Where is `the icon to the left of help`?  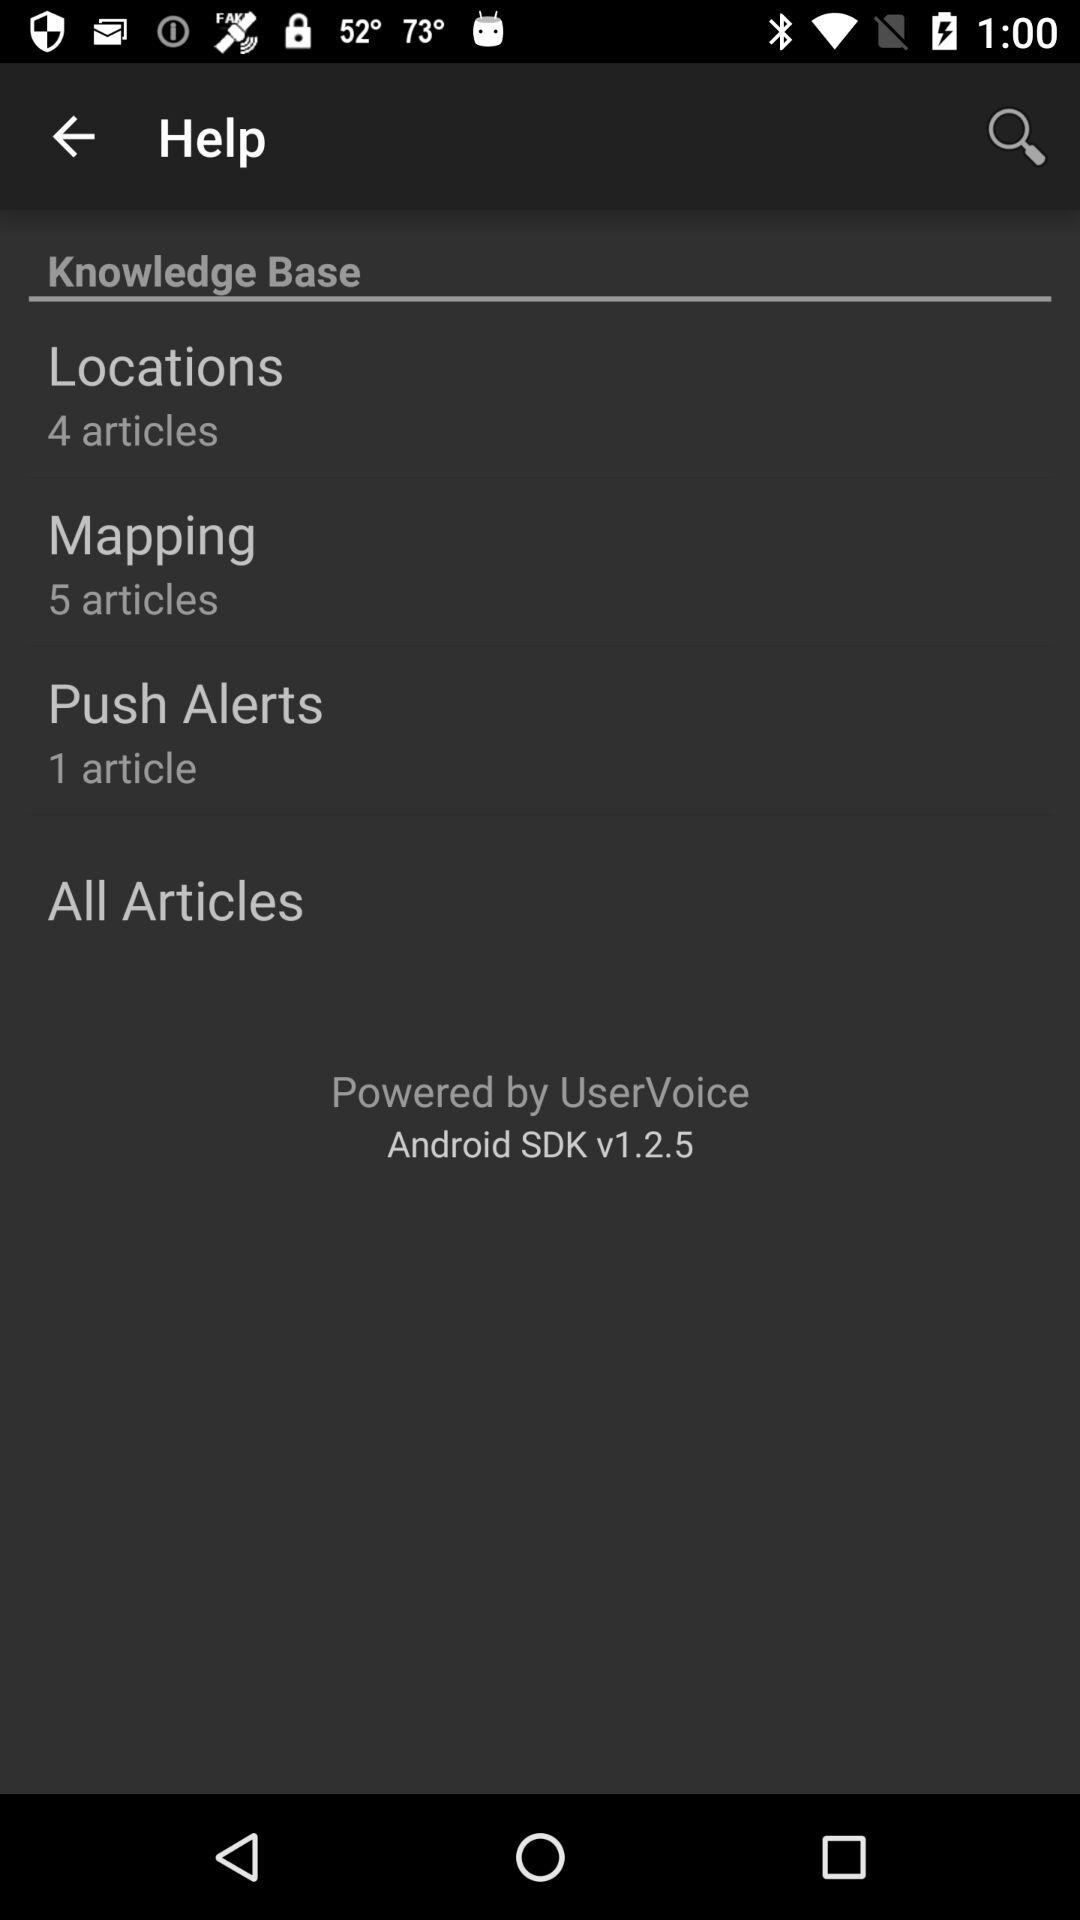
the icon to the left of help is located at coordinates (72, 135).